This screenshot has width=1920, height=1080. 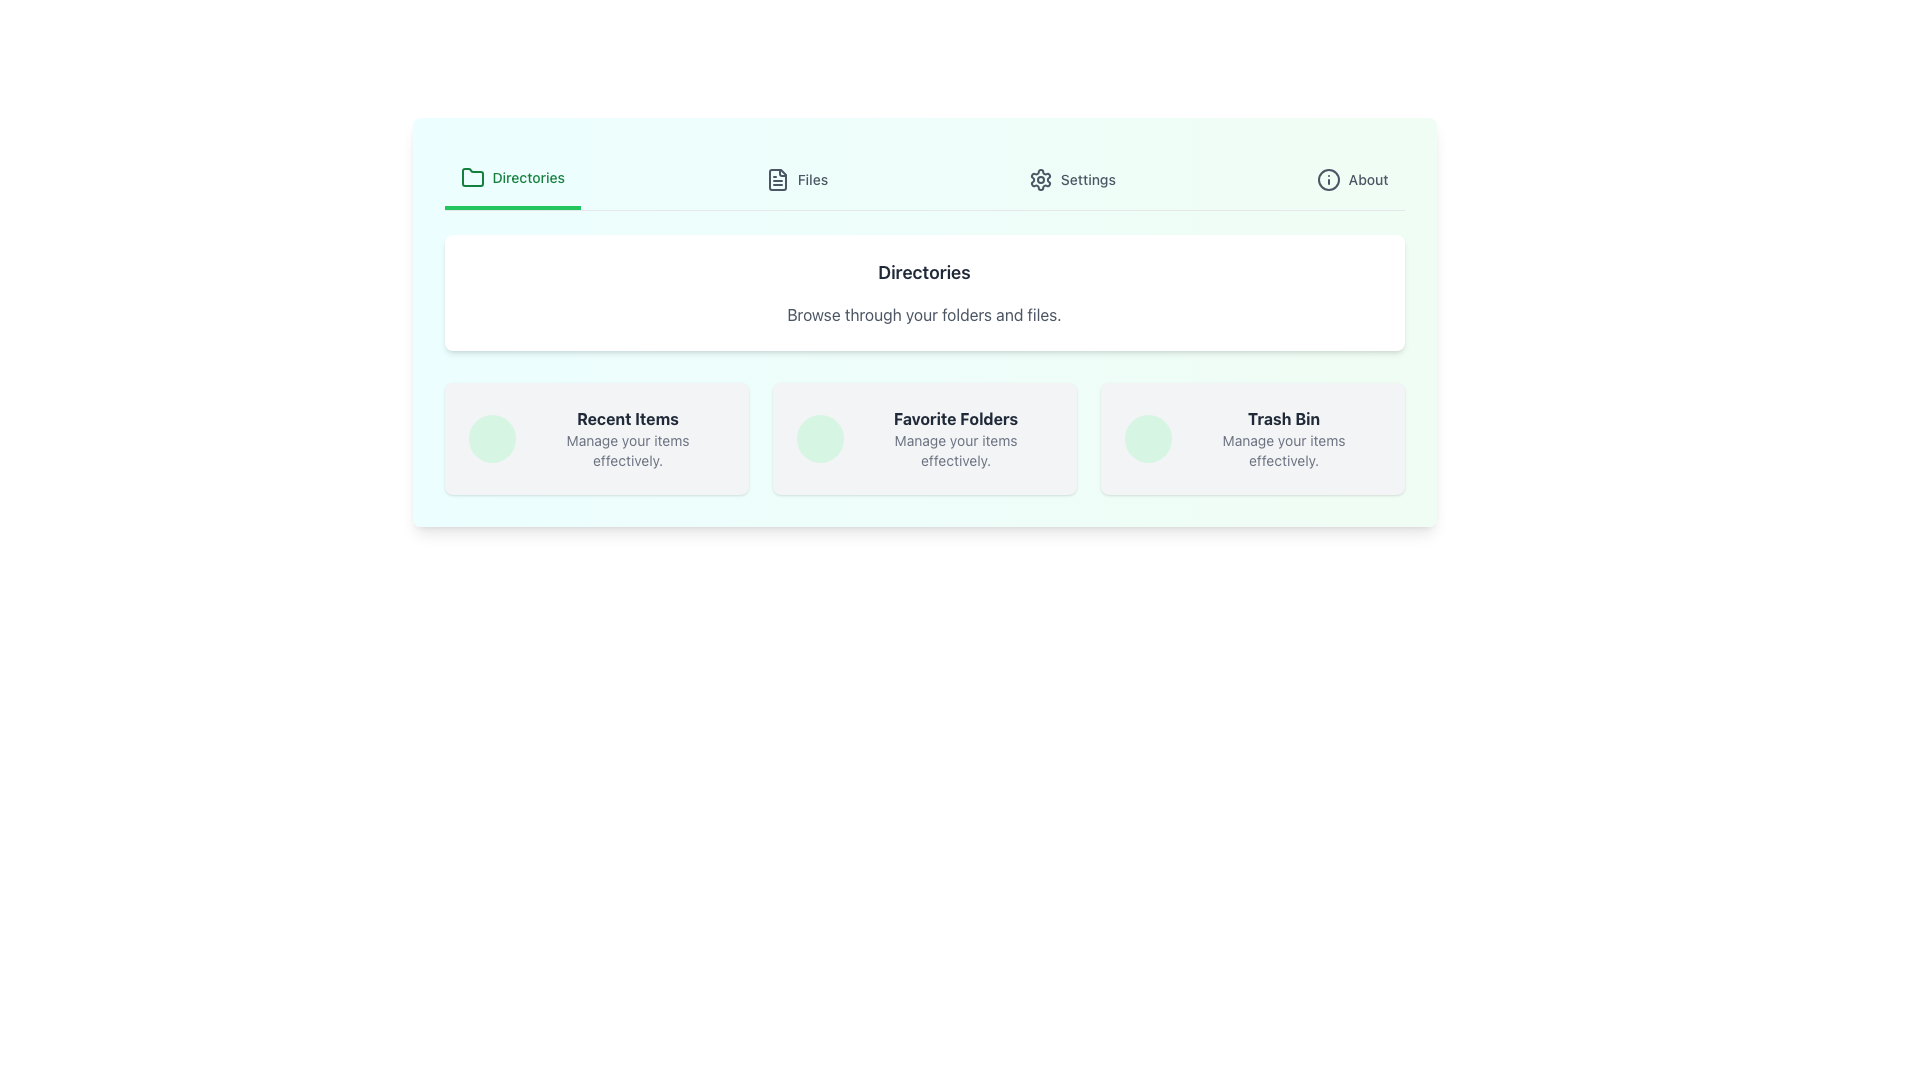 I want to click on text label that says 'Manage your items effectively.' located under the 'Trash Bin' heading within the rightmost card, so click(x=1284, y=451).